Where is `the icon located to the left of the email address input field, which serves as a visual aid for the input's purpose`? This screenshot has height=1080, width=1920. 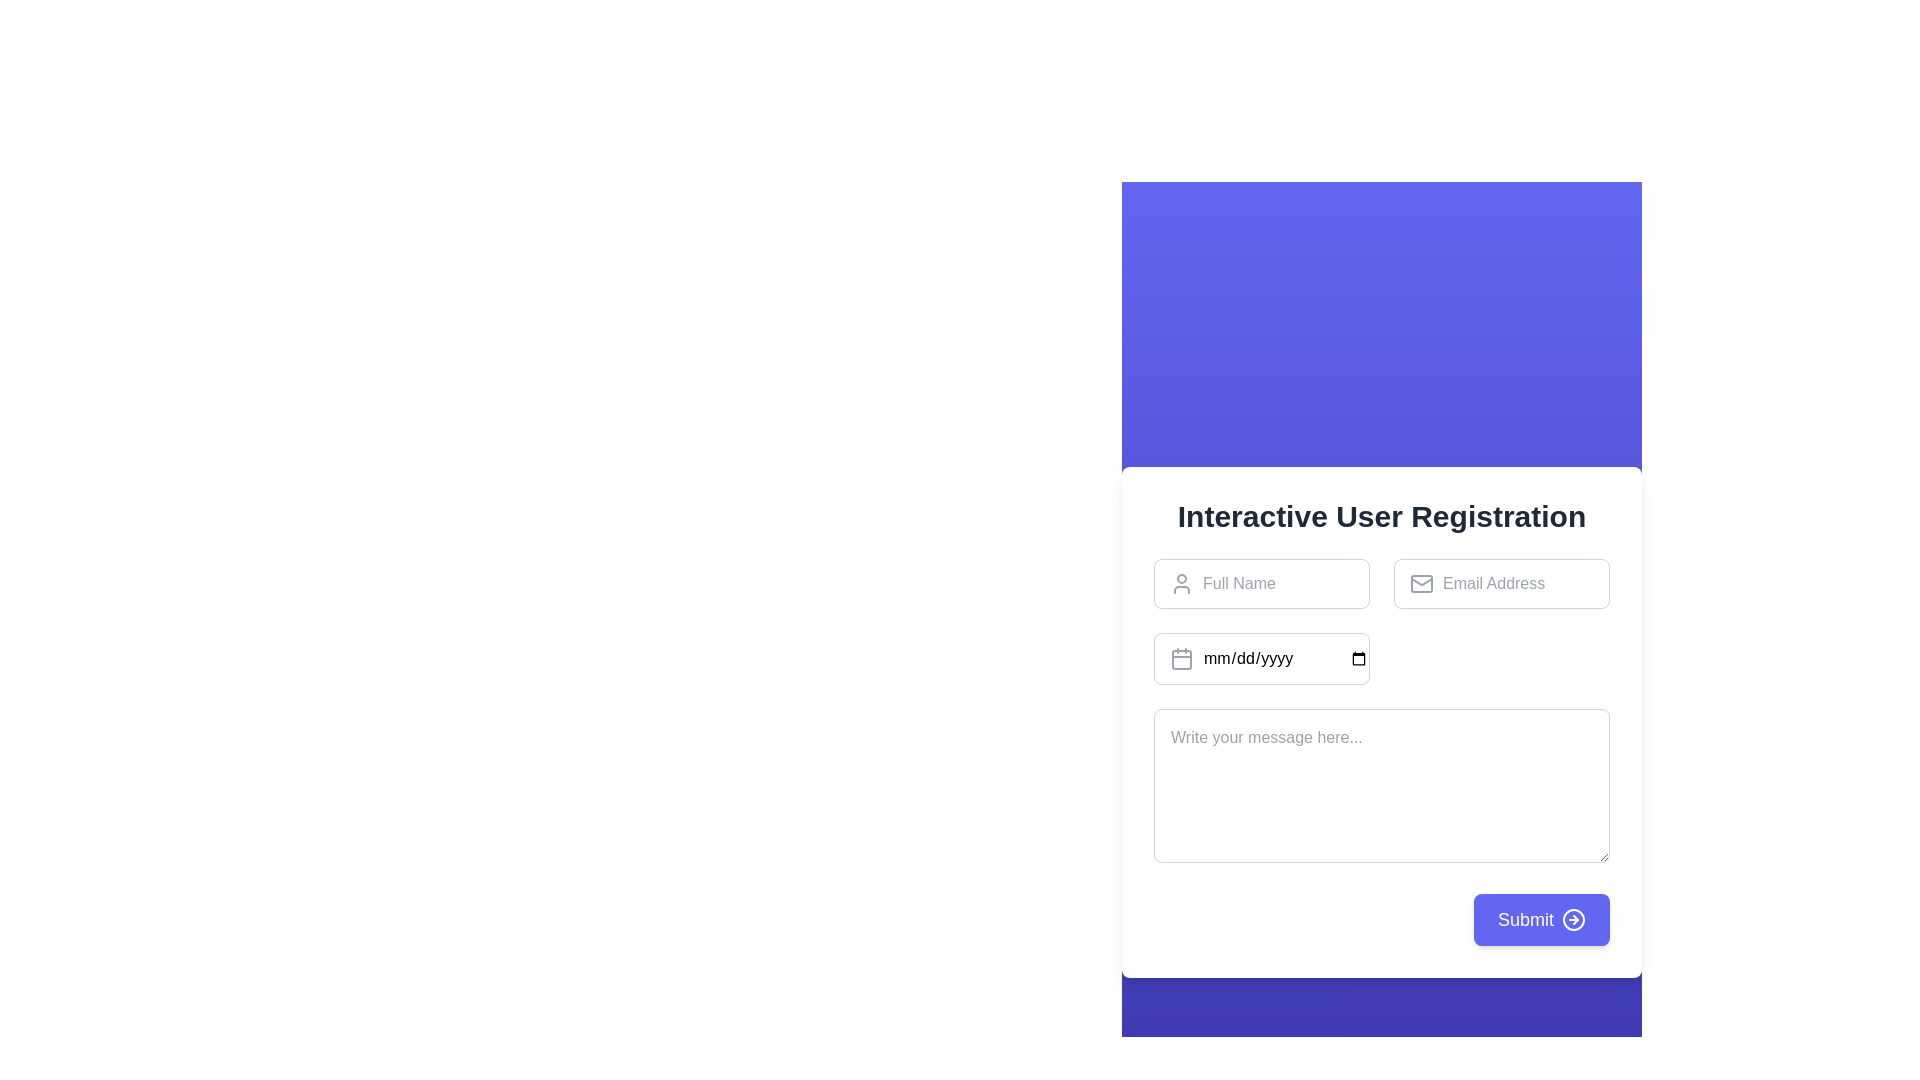
the icon located to the left of the email address input field, which serves as a visual aid for the input's purpose is located at coordinates (1420, 582).